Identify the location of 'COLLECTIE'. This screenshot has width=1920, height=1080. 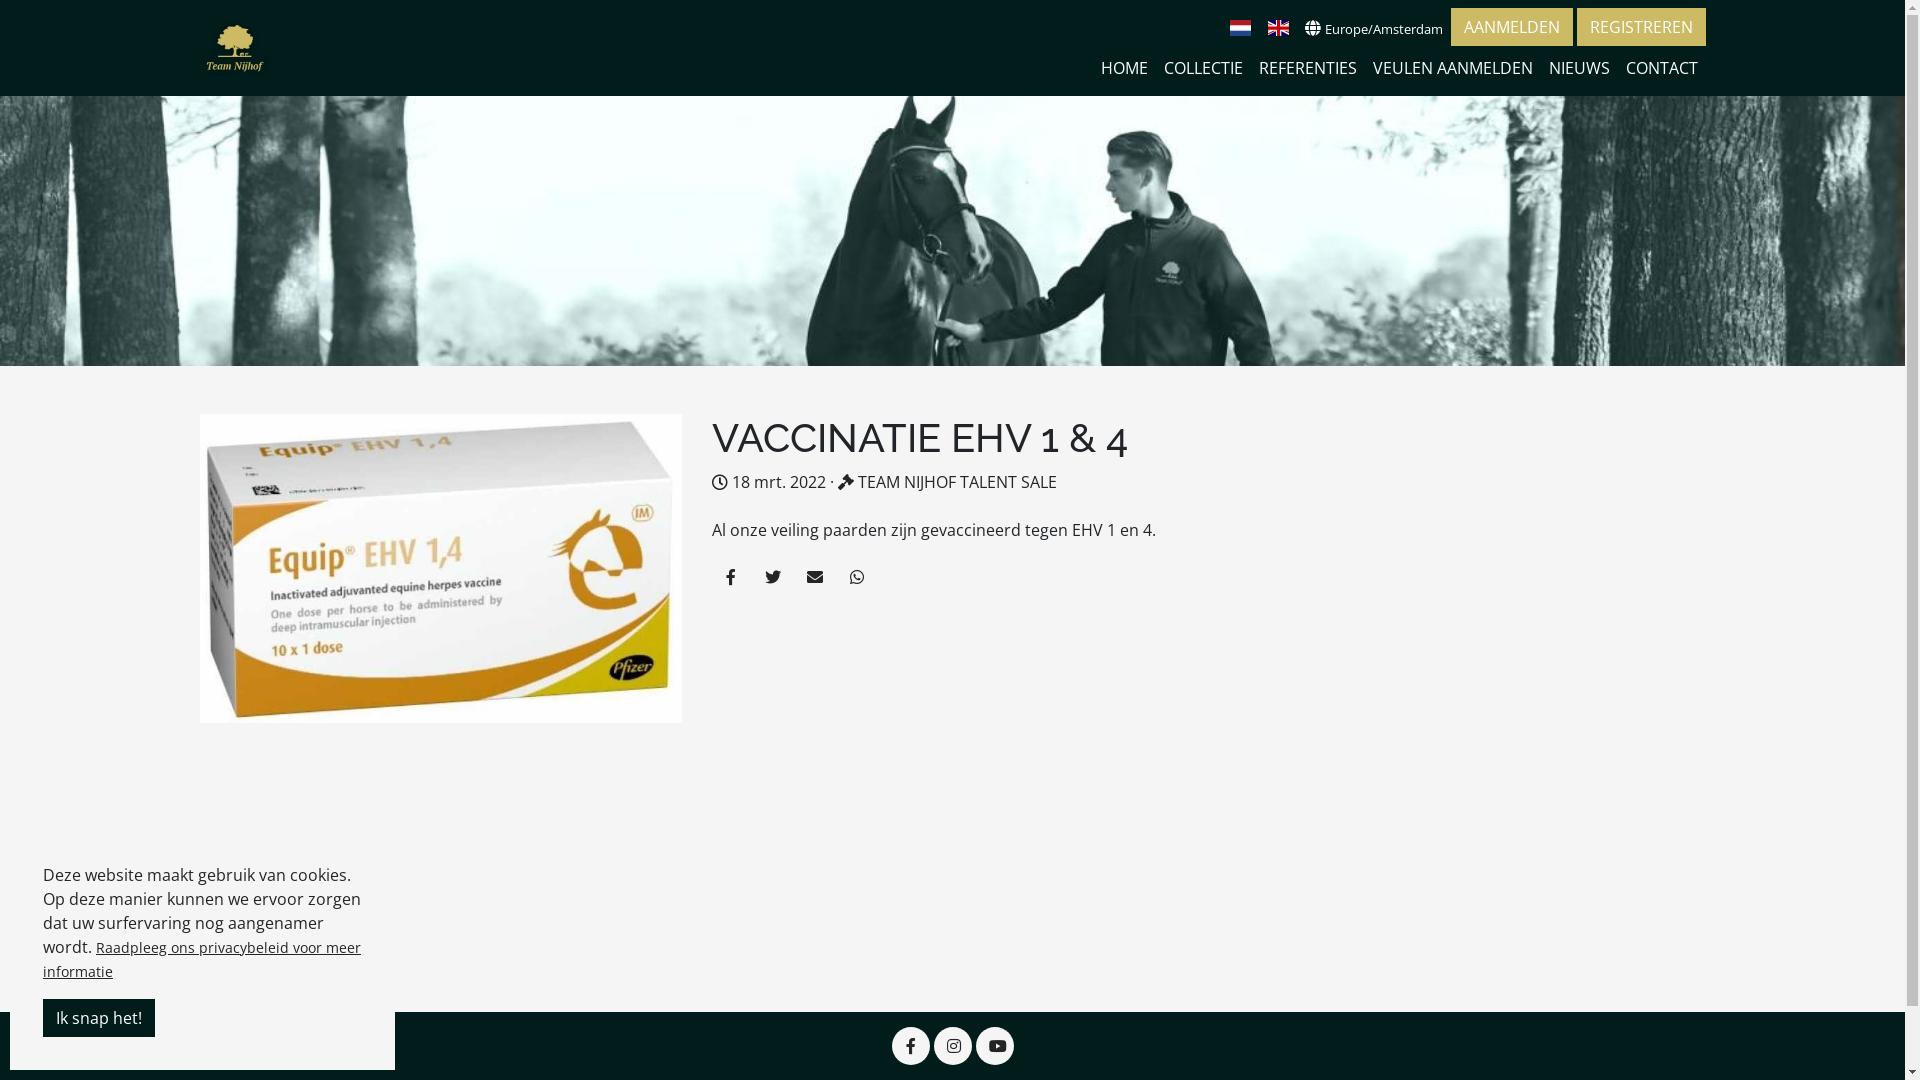
(1202, 67).